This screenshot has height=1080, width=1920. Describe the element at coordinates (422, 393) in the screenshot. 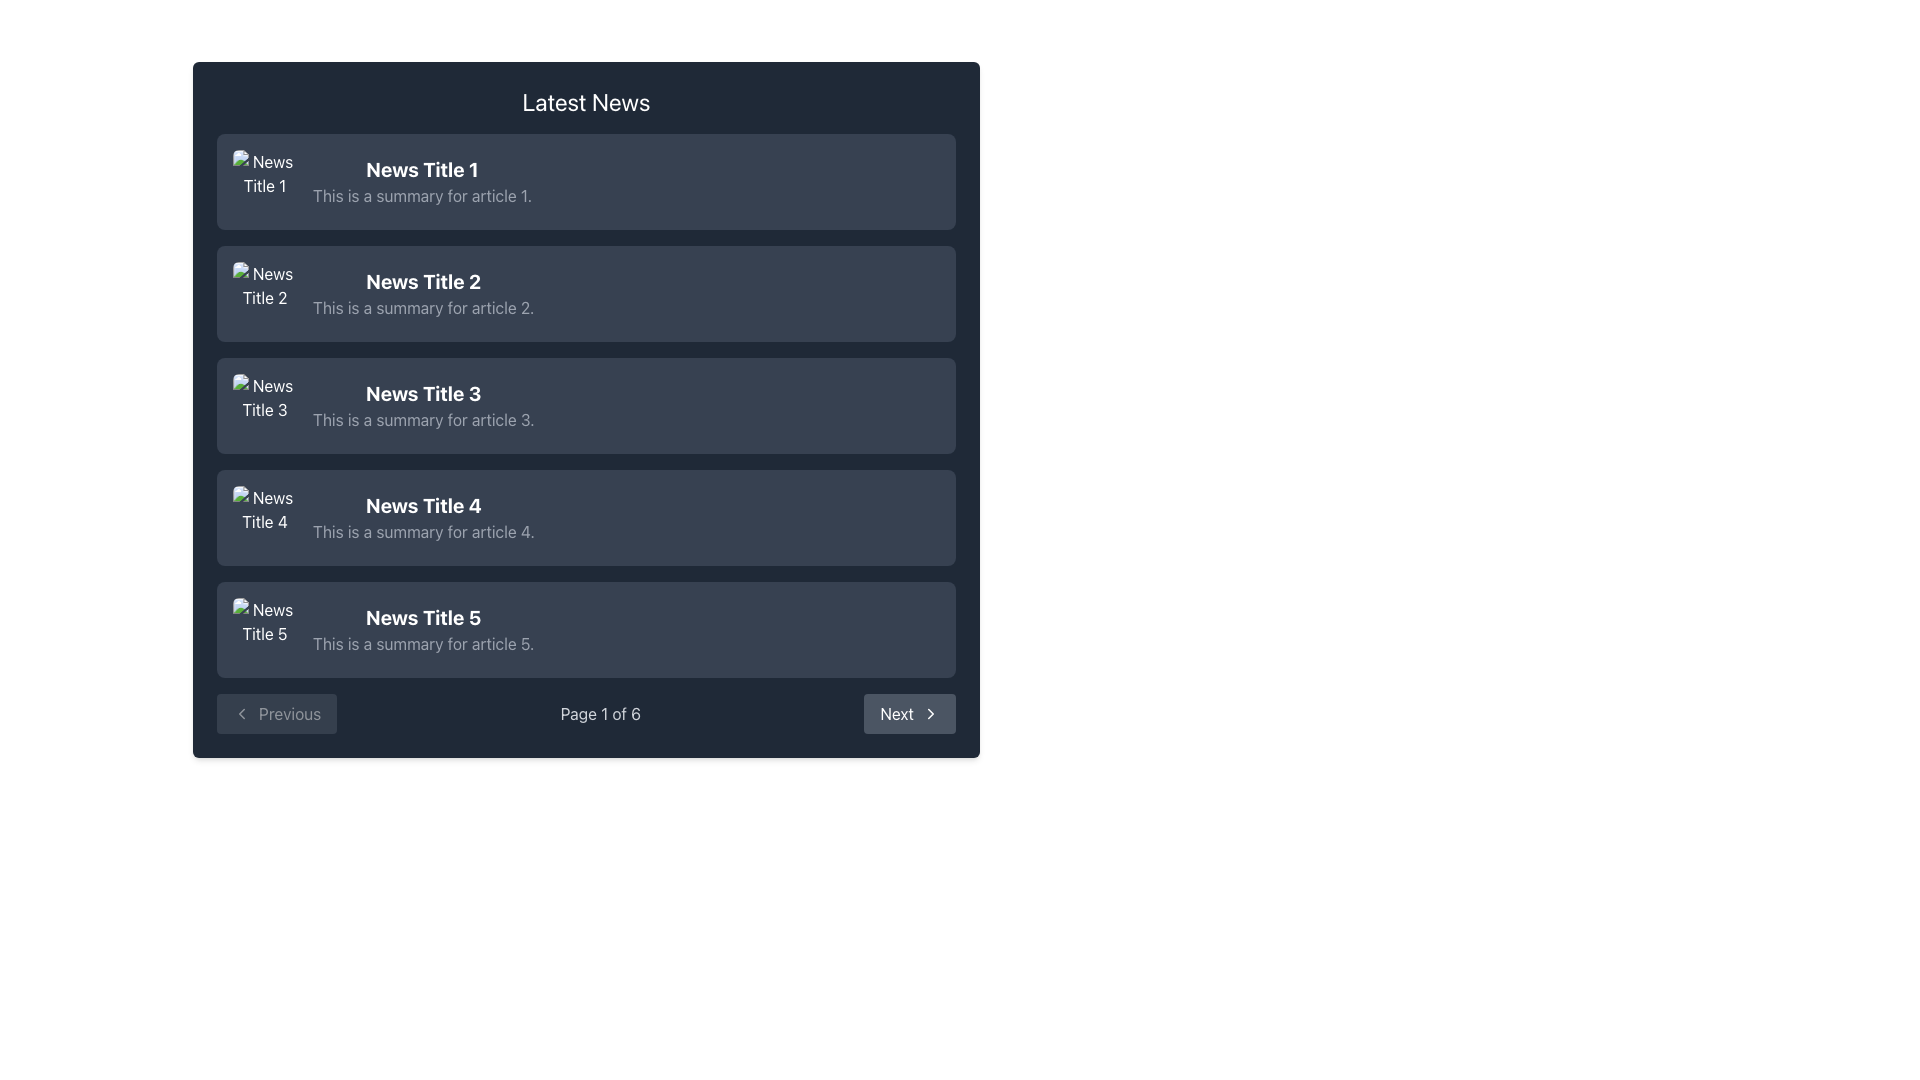

I see `the text header of the third news article, which indicates the article's content and is positioned above the summary text and below the second news title` at that location.